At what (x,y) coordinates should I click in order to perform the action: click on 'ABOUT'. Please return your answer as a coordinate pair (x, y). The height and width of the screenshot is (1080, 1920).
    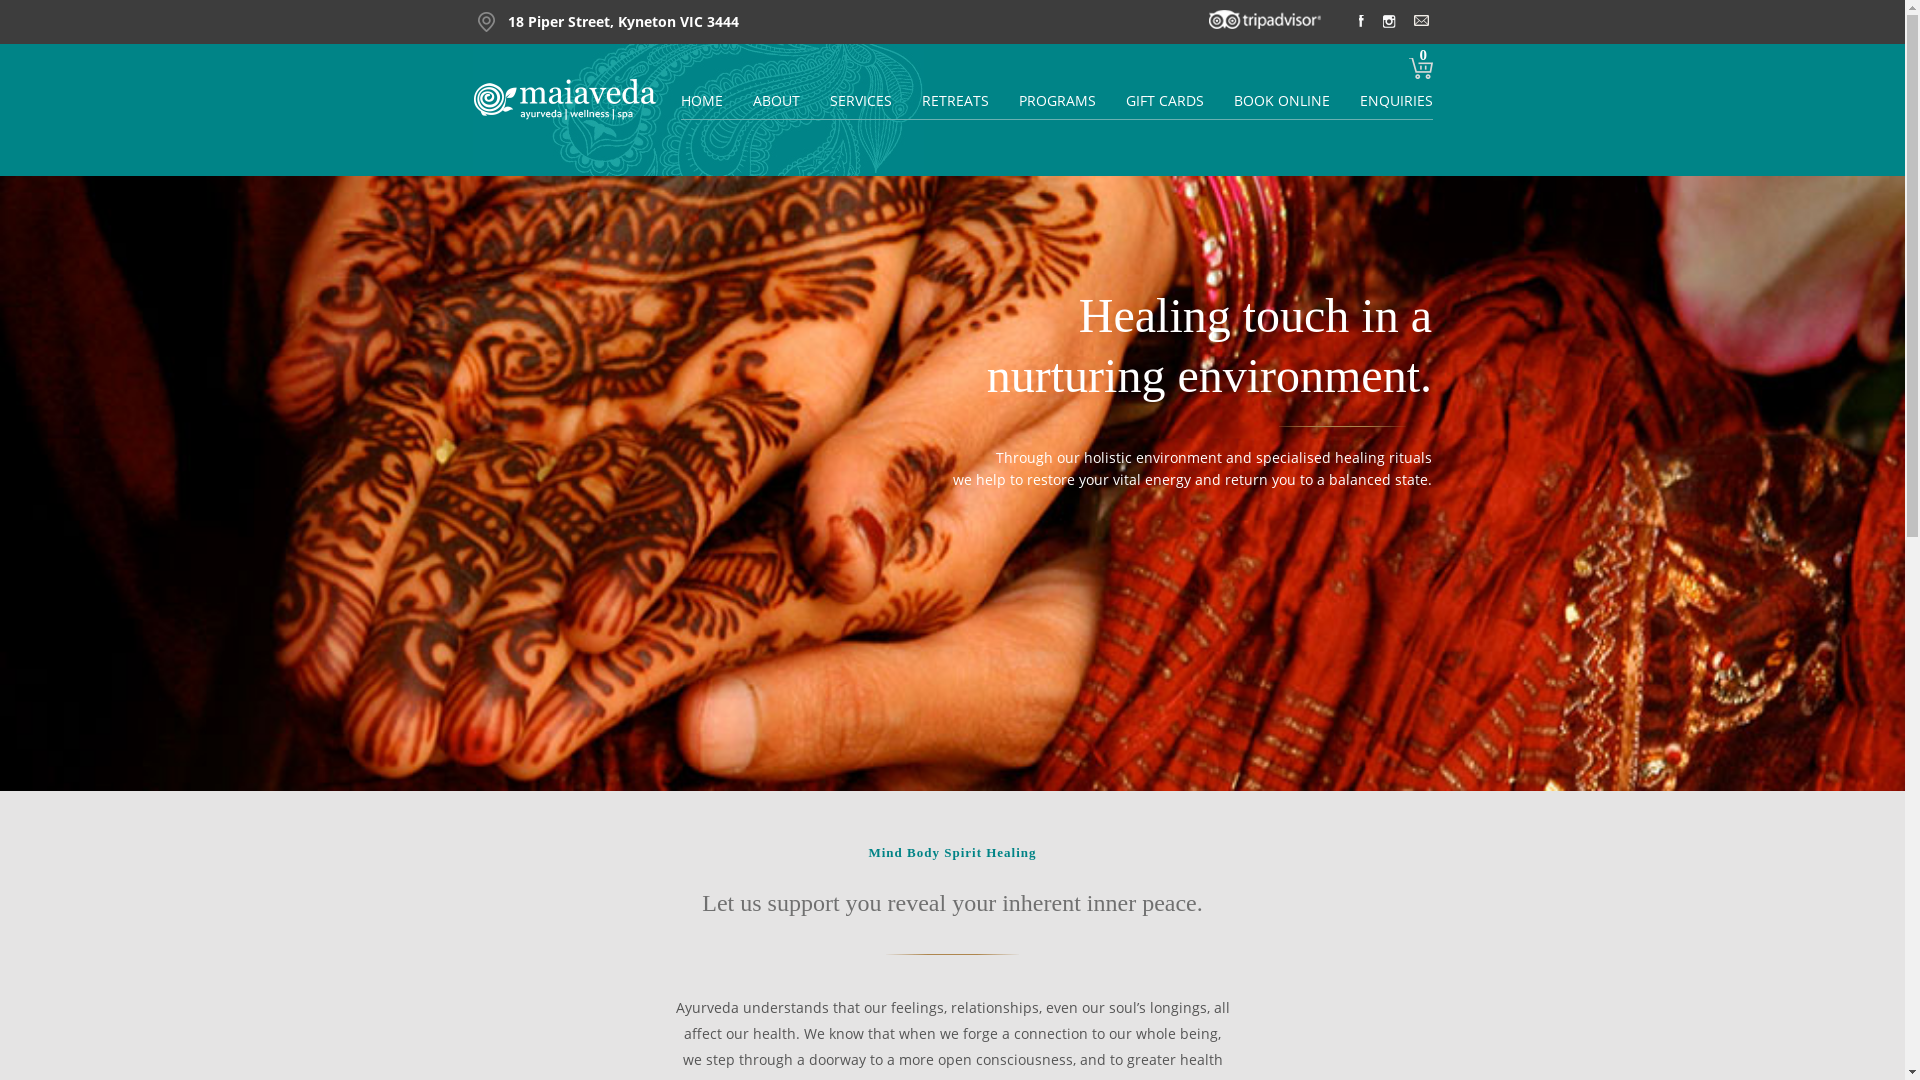
    Looking at the image, I should click on (774, 100).